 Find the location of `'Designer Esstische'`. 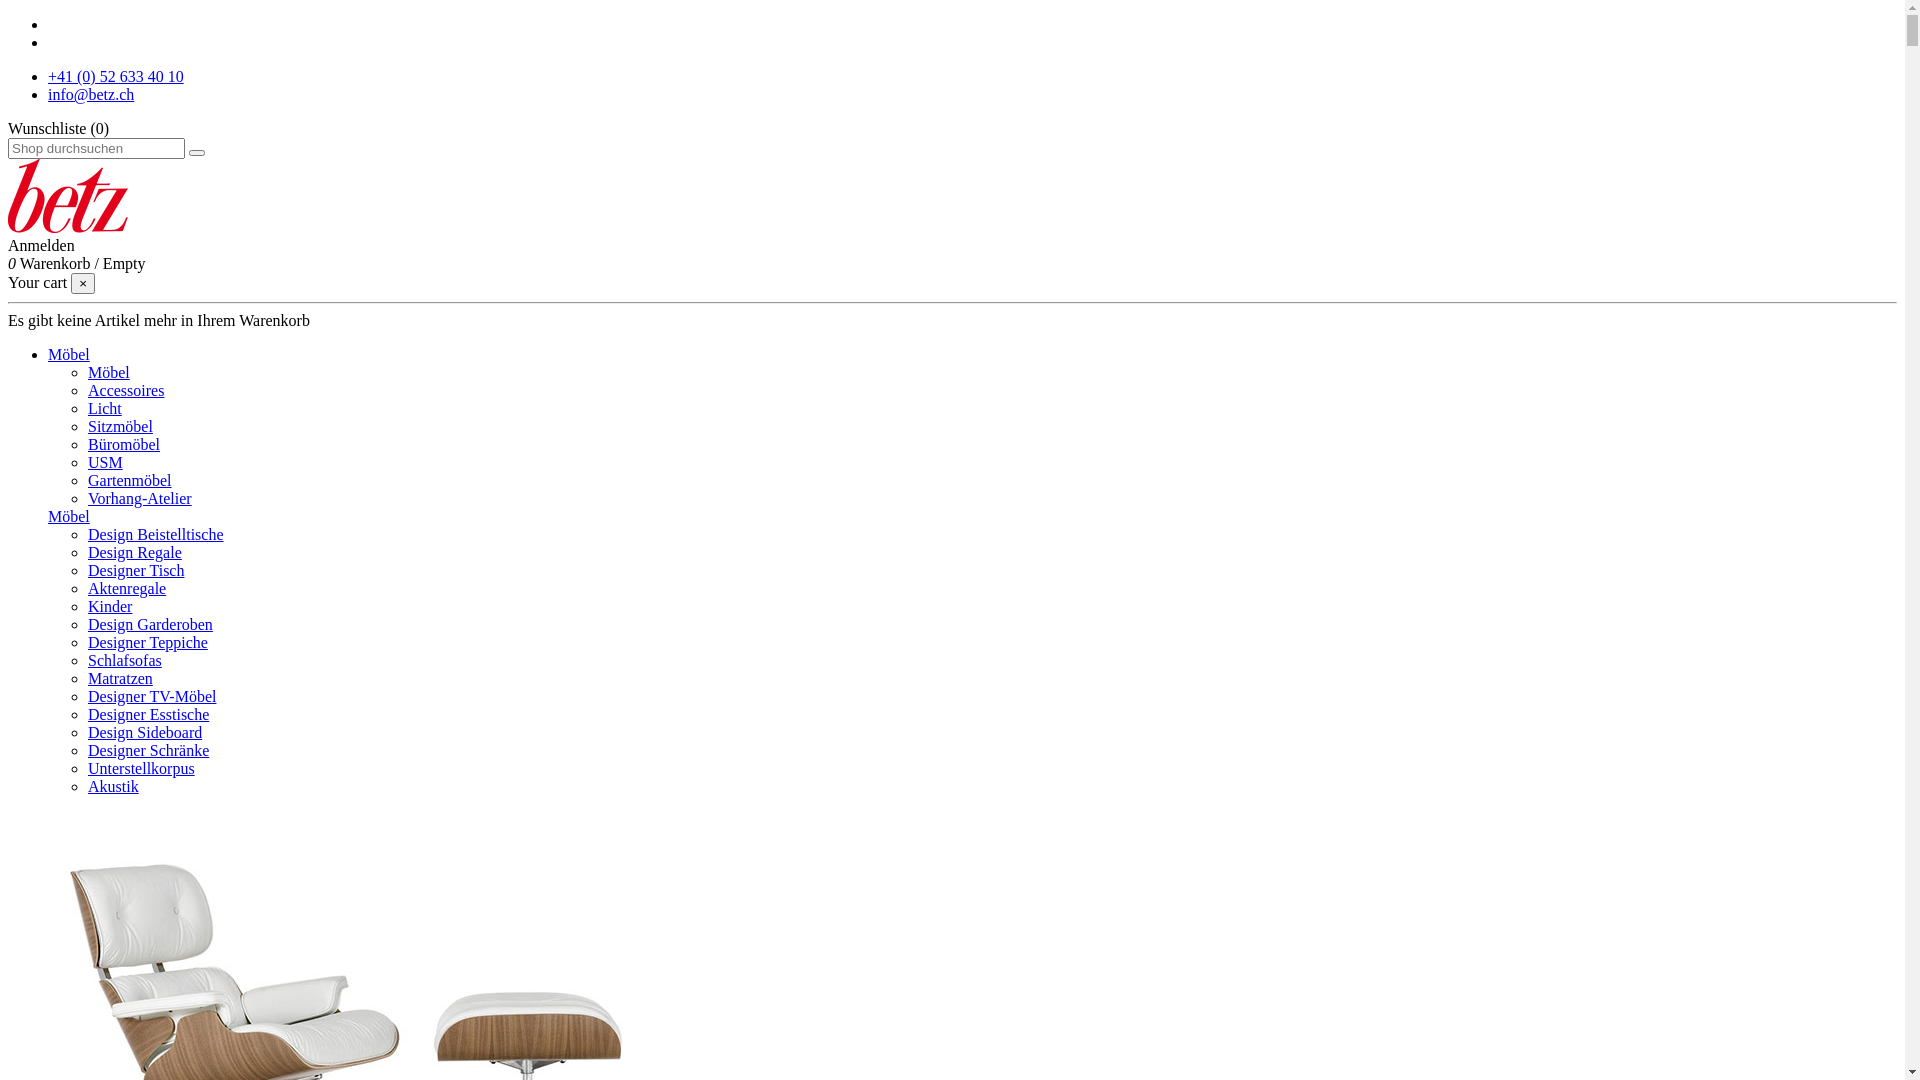

'Designer Esstische' is located at coordinates (147, 713).